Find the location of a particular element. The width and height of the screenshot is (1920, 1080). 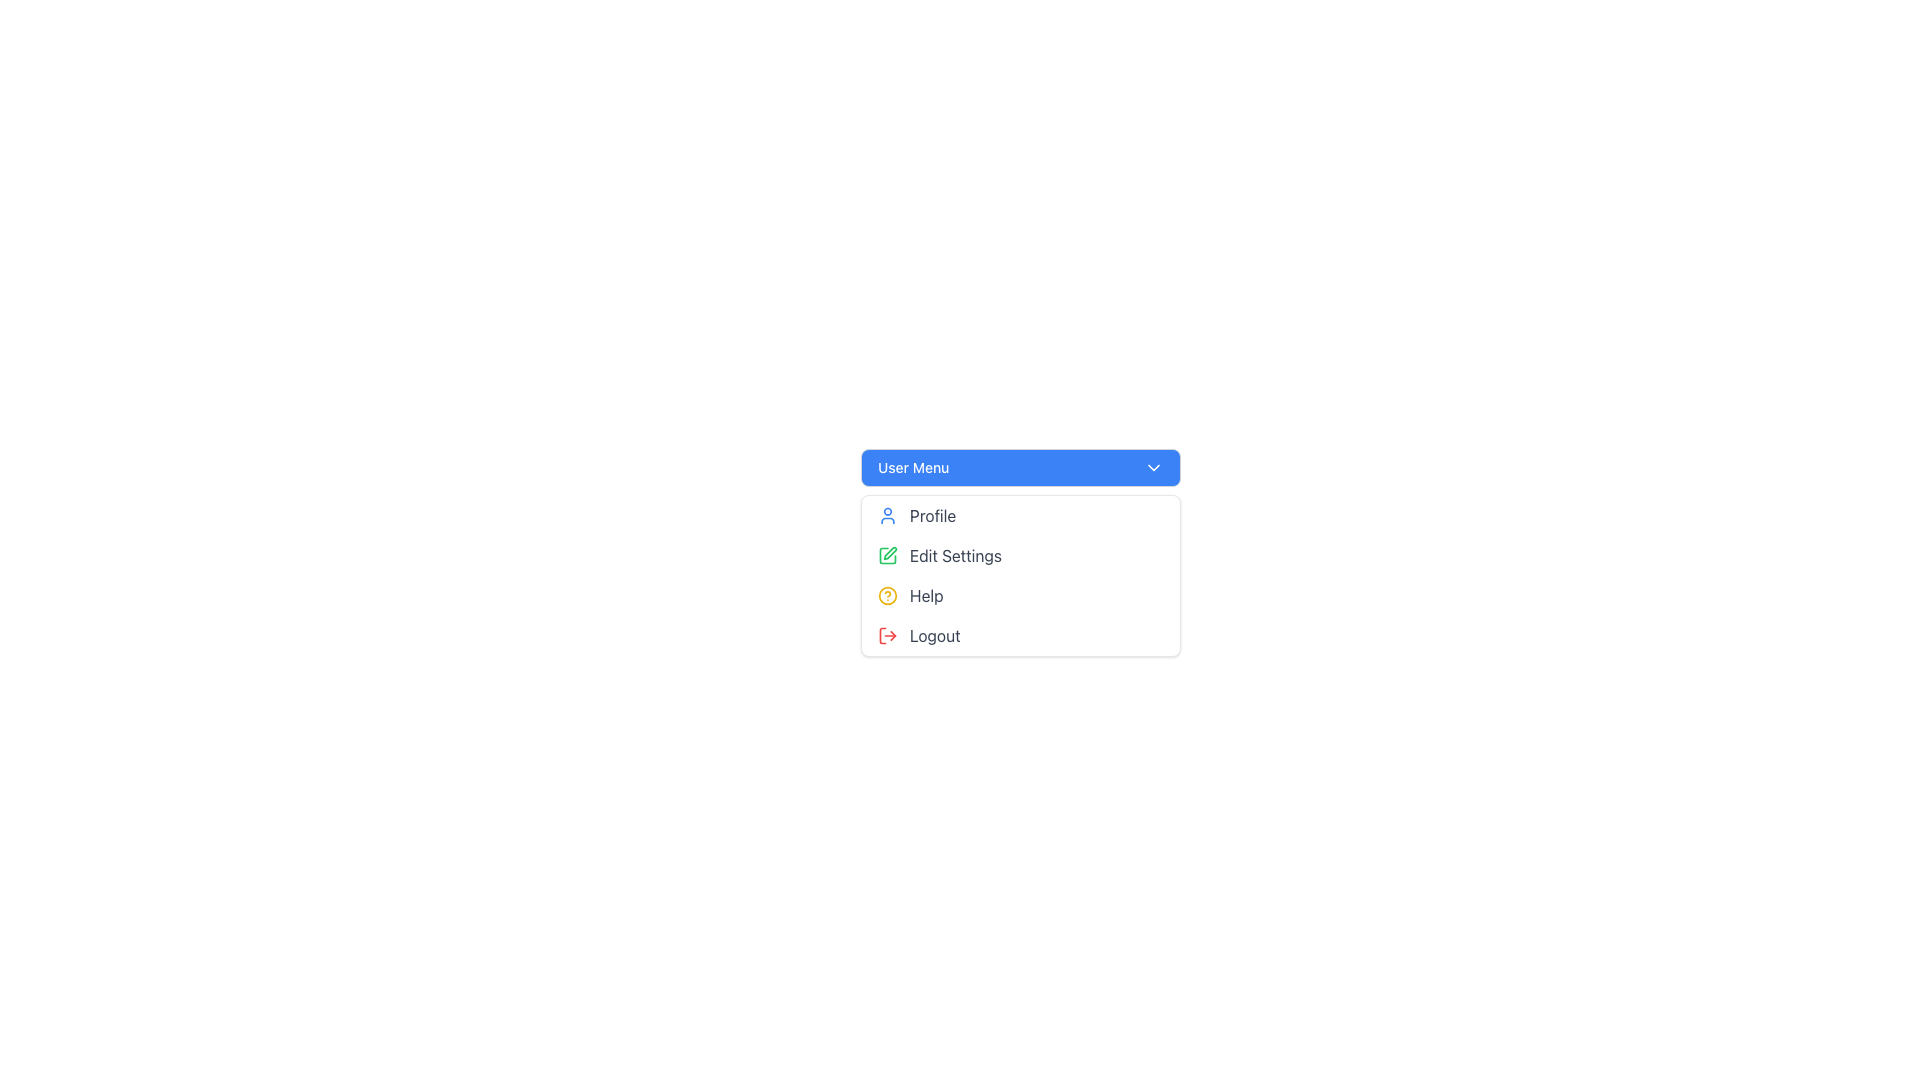

the circular yellow graphical icon element located to the left of the 'Help' menu item in the dropdown interface is located at coordinates (887, 595).